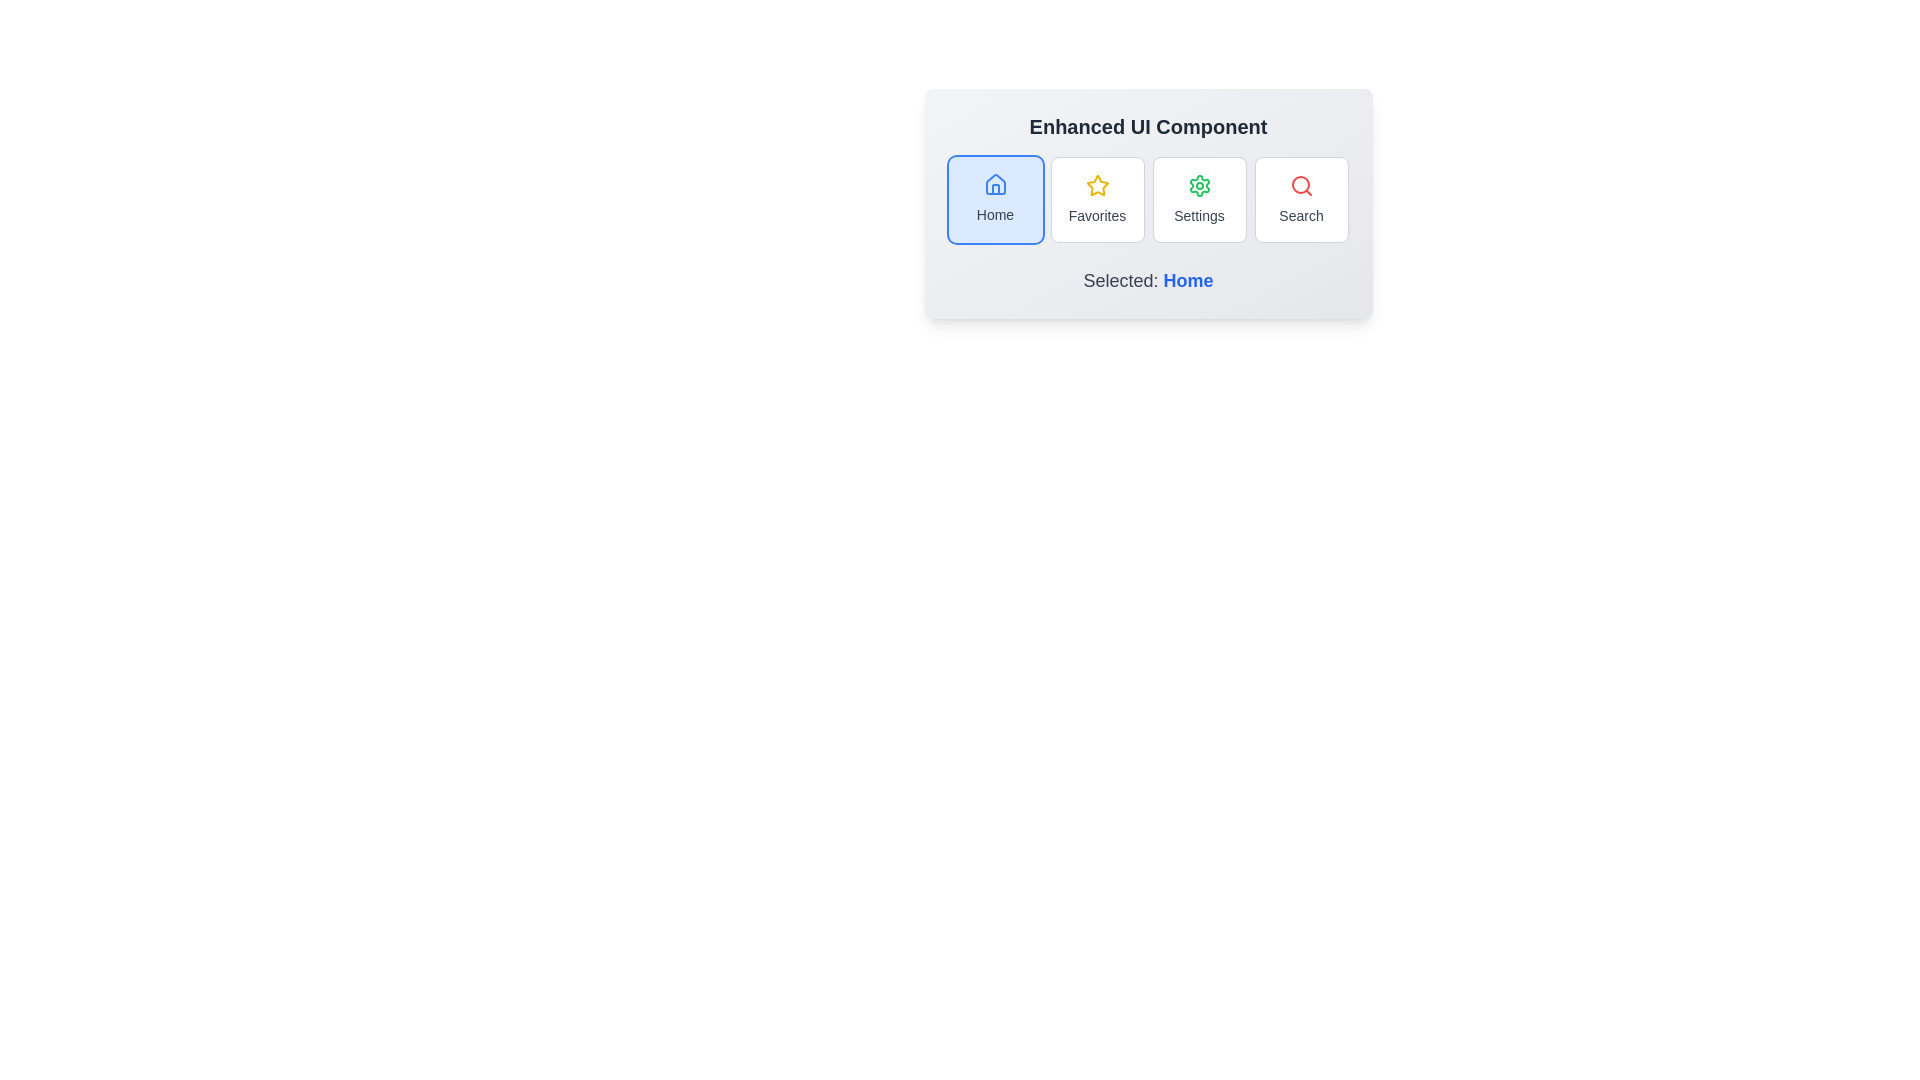 This screenshot has width=1920, height=1080. Describe the element at coordinates (1096, 200) in the screenshot. I see `the 'Favorites' button, which is a rectangular button with a white background and a gray border, featuring a yellow star icon and located between the 'Home' and 'Settings' buttons` at that location.